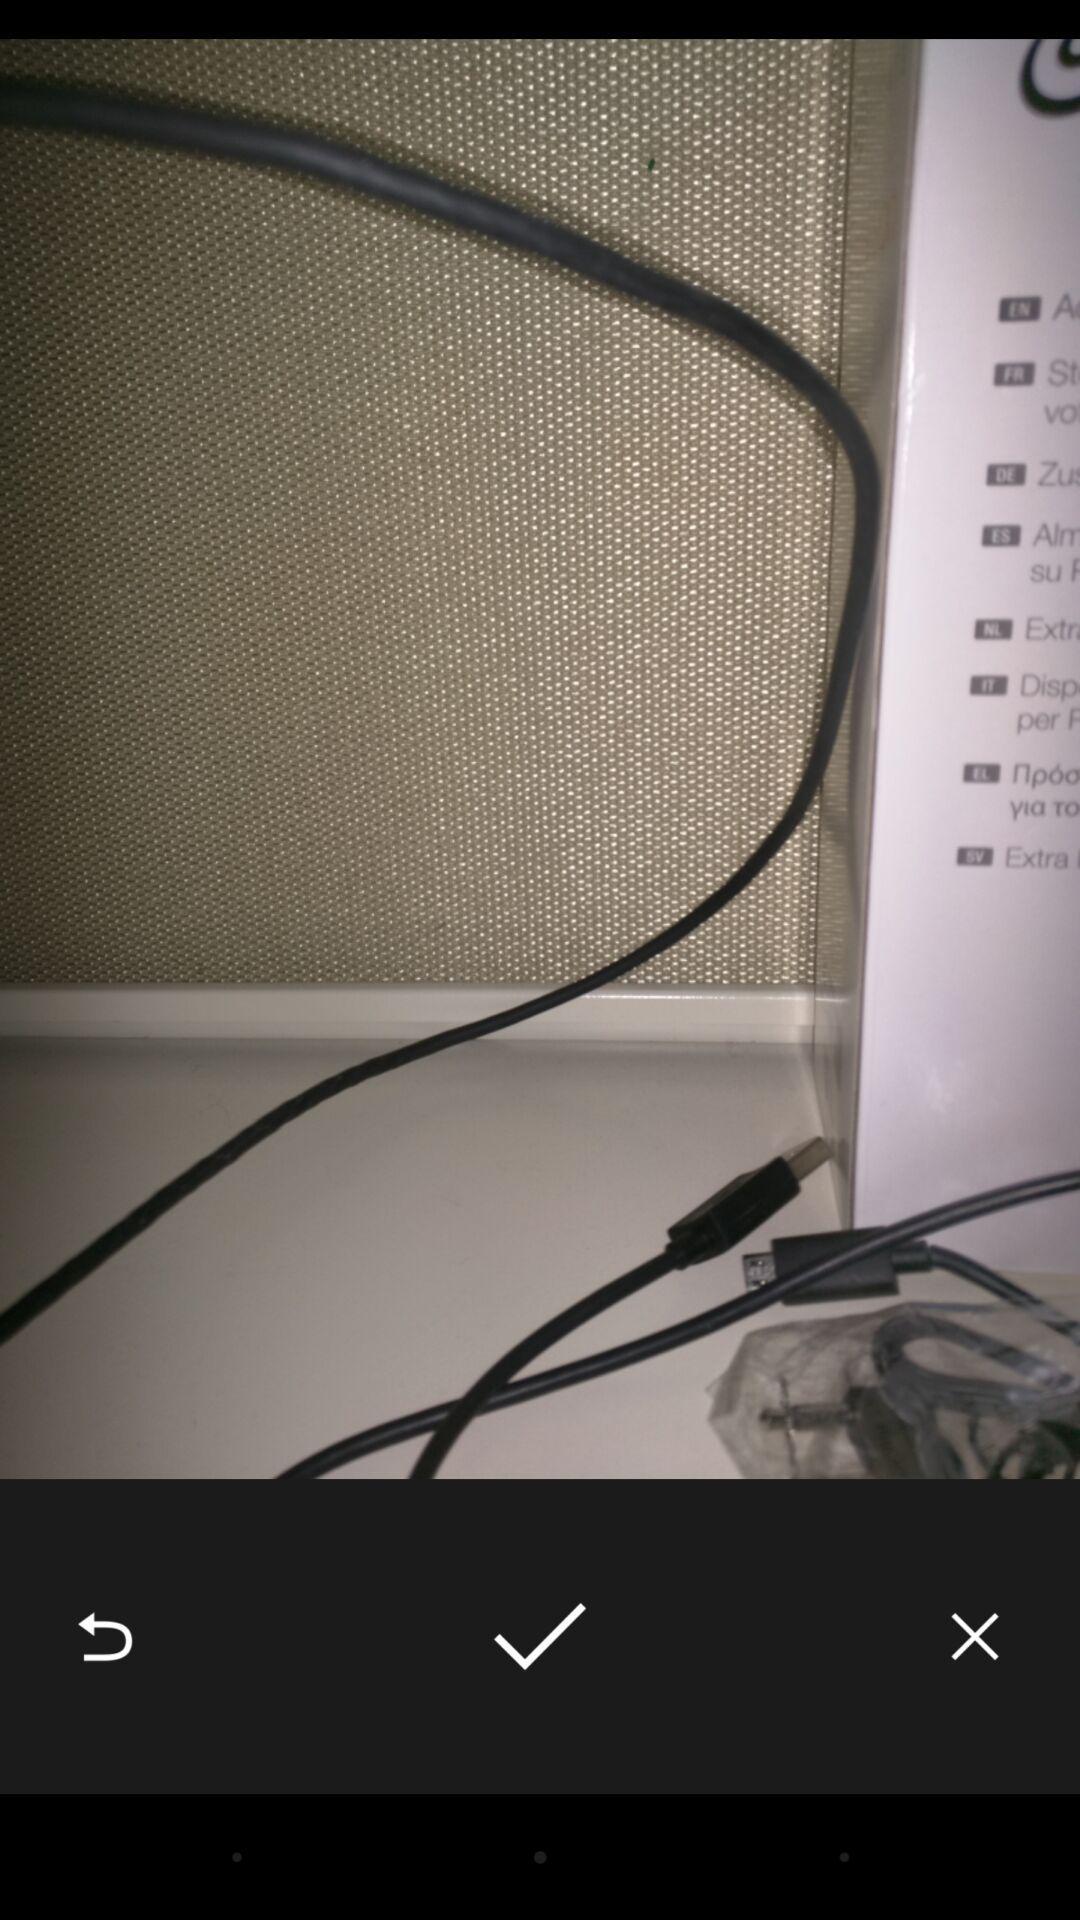 The width and height of the screenshot is (1080, 1920). Describe the element at coordinates (104, 1636) in the screenshot. I see `the icon at the bottom left corner` at that location.